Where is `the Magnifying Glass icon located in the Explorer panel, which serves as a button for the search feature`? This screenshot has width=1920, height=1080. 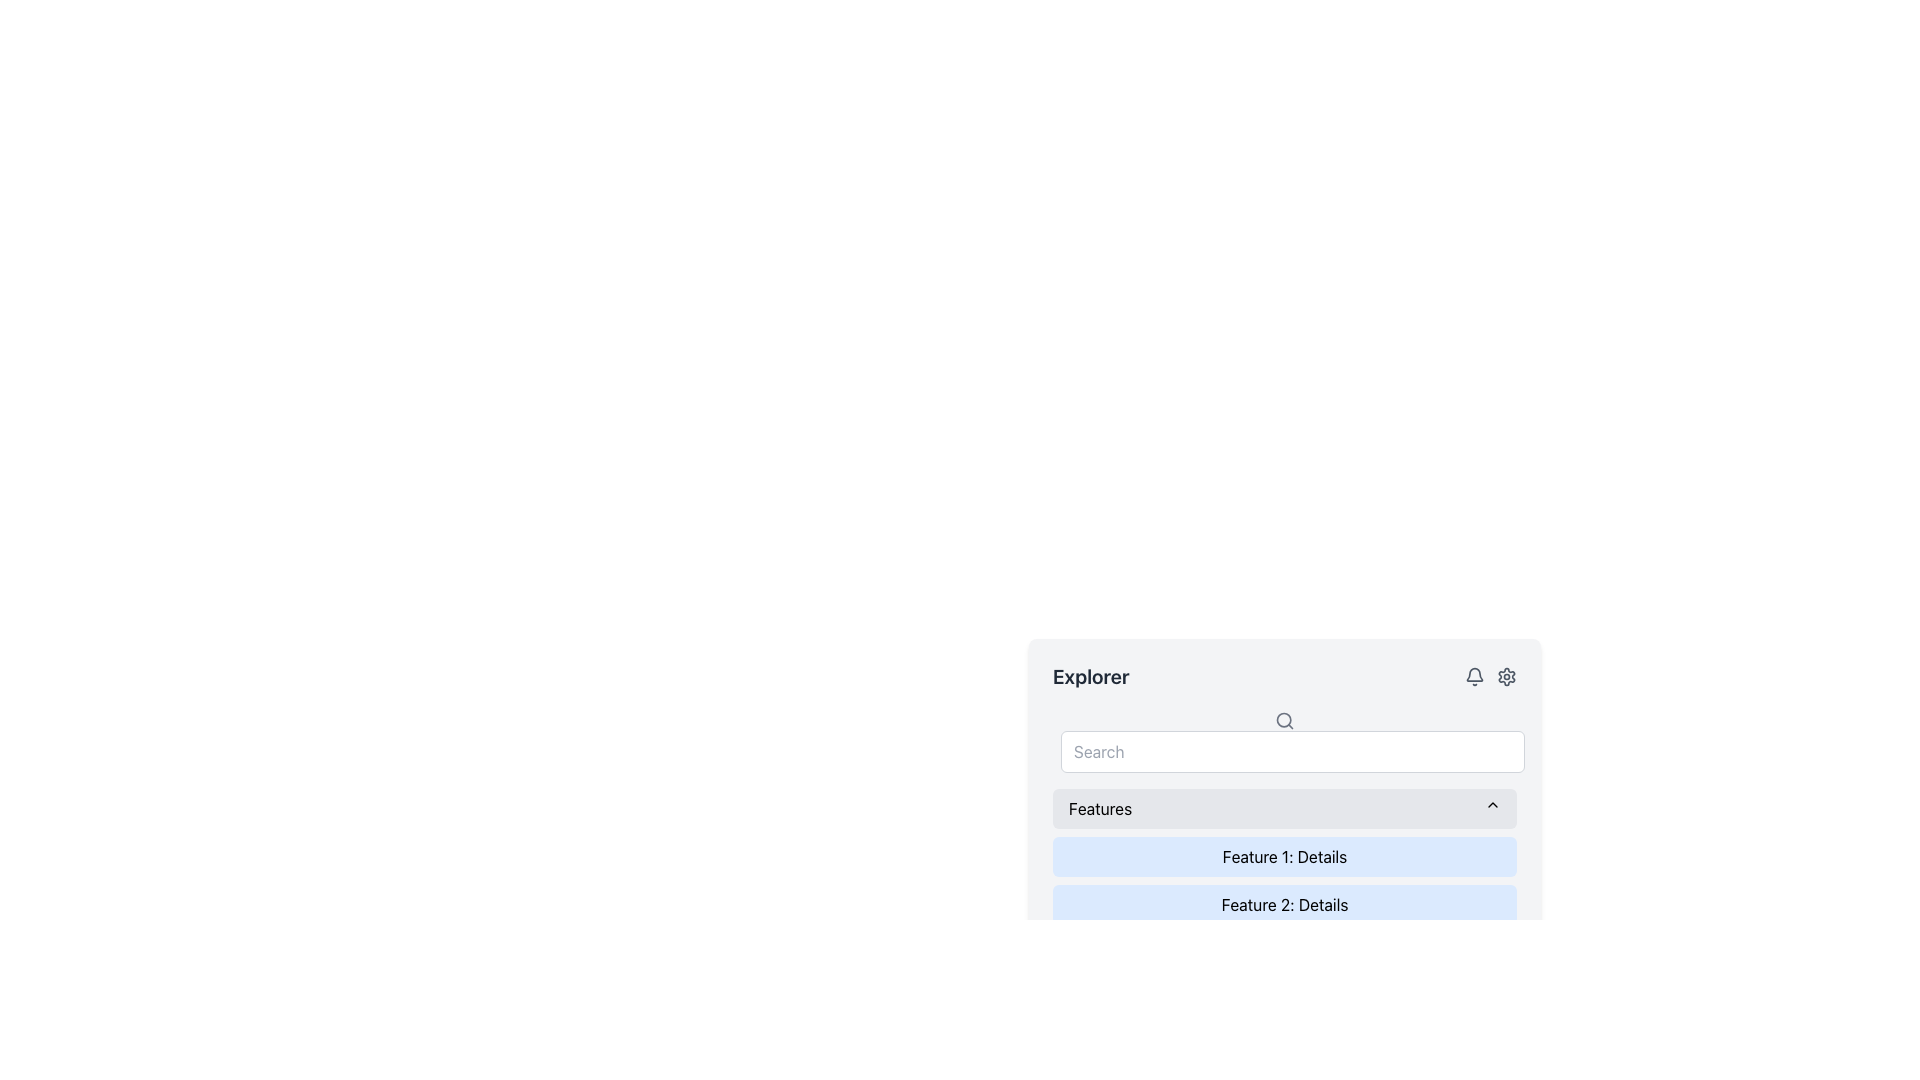
the Magnifying Glass icon located in the Explorer panel, which serves as a button for the search feature is located at coordinates (1285, 720).